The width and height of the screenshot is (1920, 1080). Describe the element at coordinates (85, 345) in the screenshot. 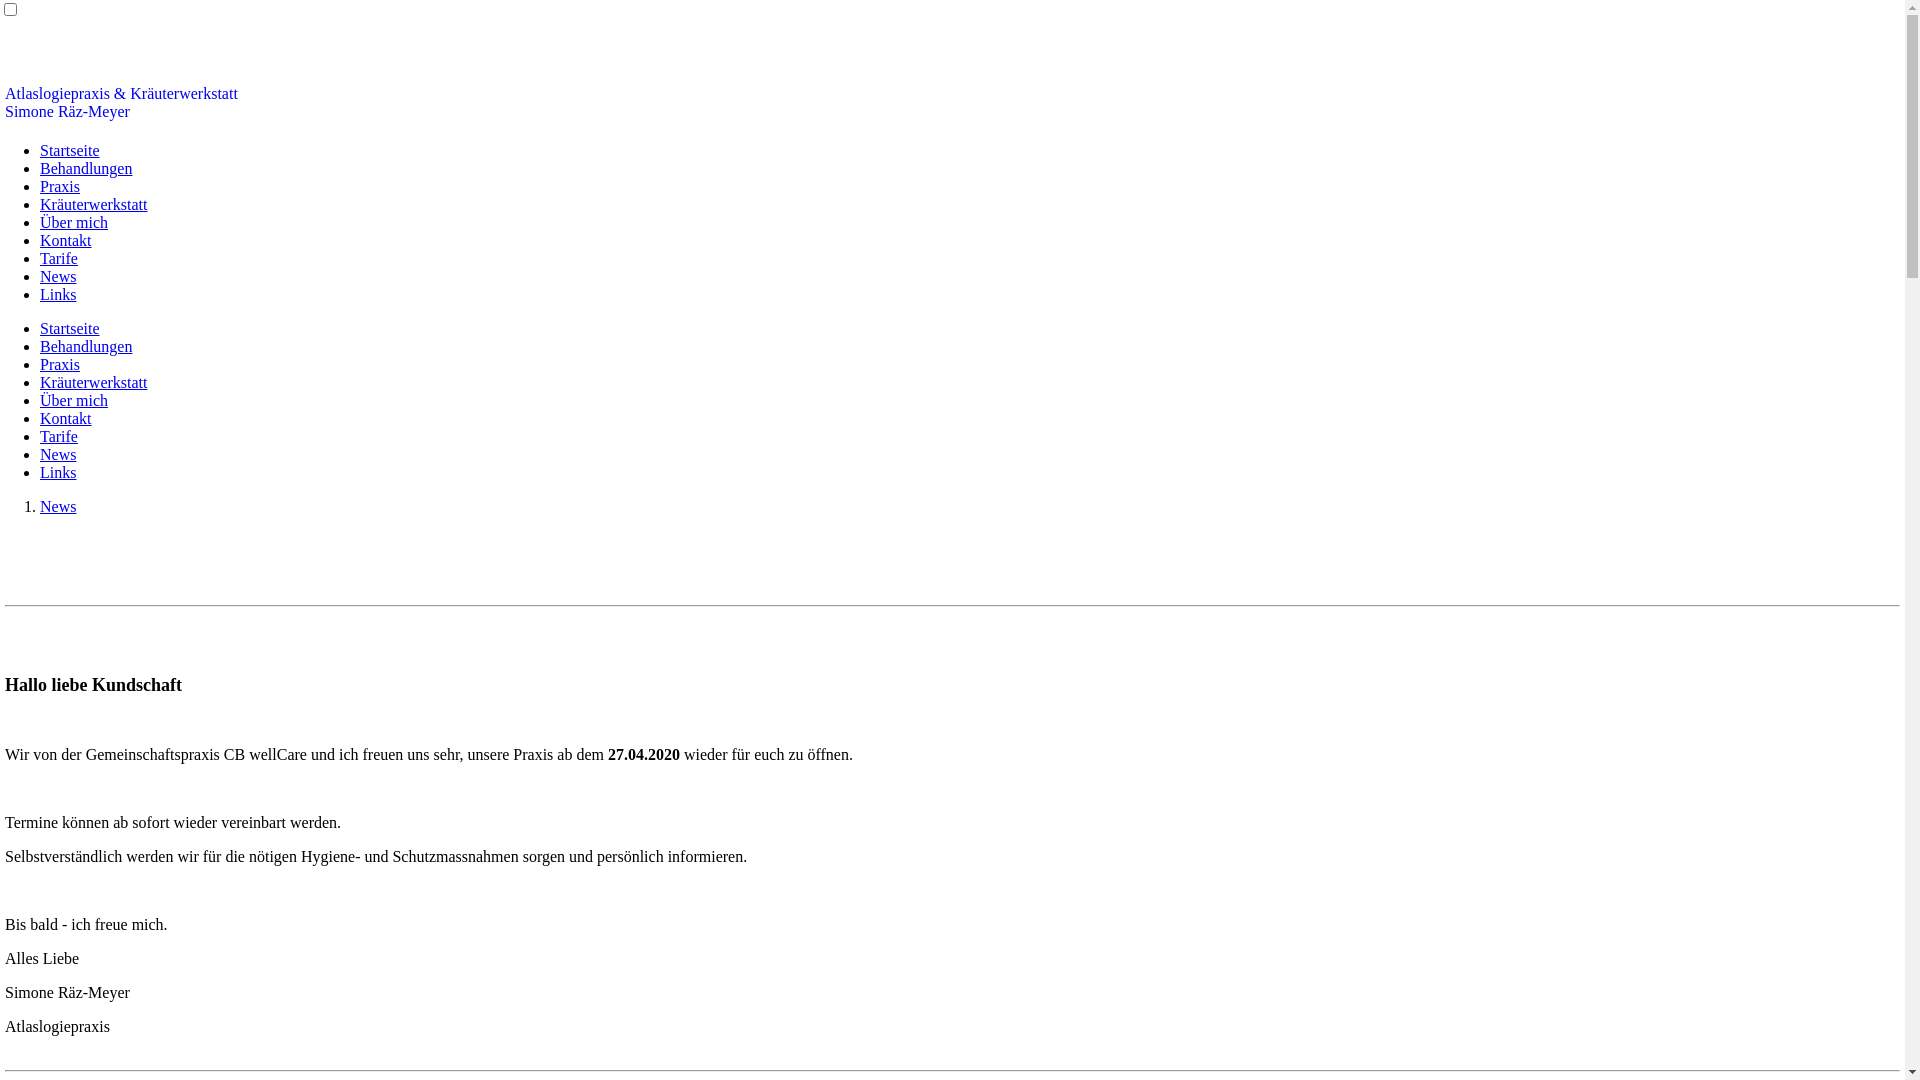

I see `'Behandlungen'` at that location.